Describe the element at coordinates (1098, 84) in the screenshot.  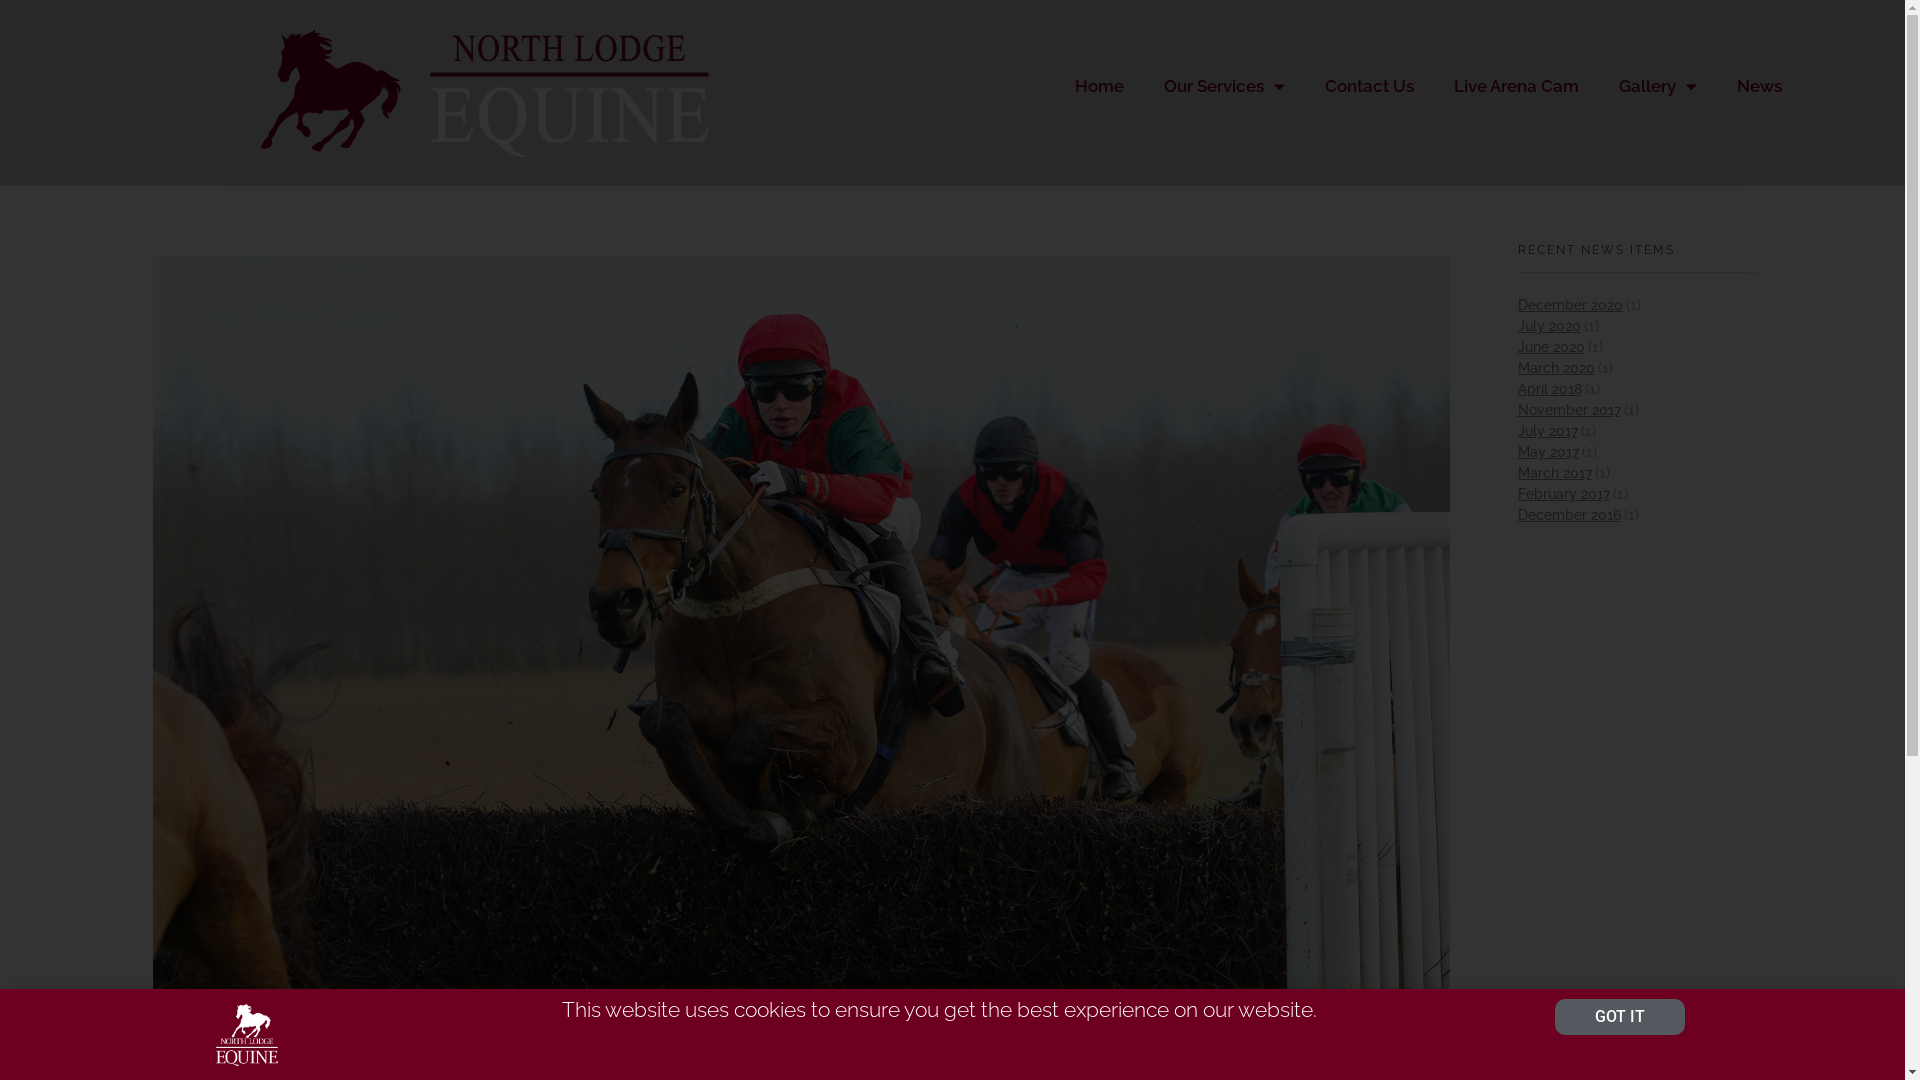
I see `'Home'` at that location.